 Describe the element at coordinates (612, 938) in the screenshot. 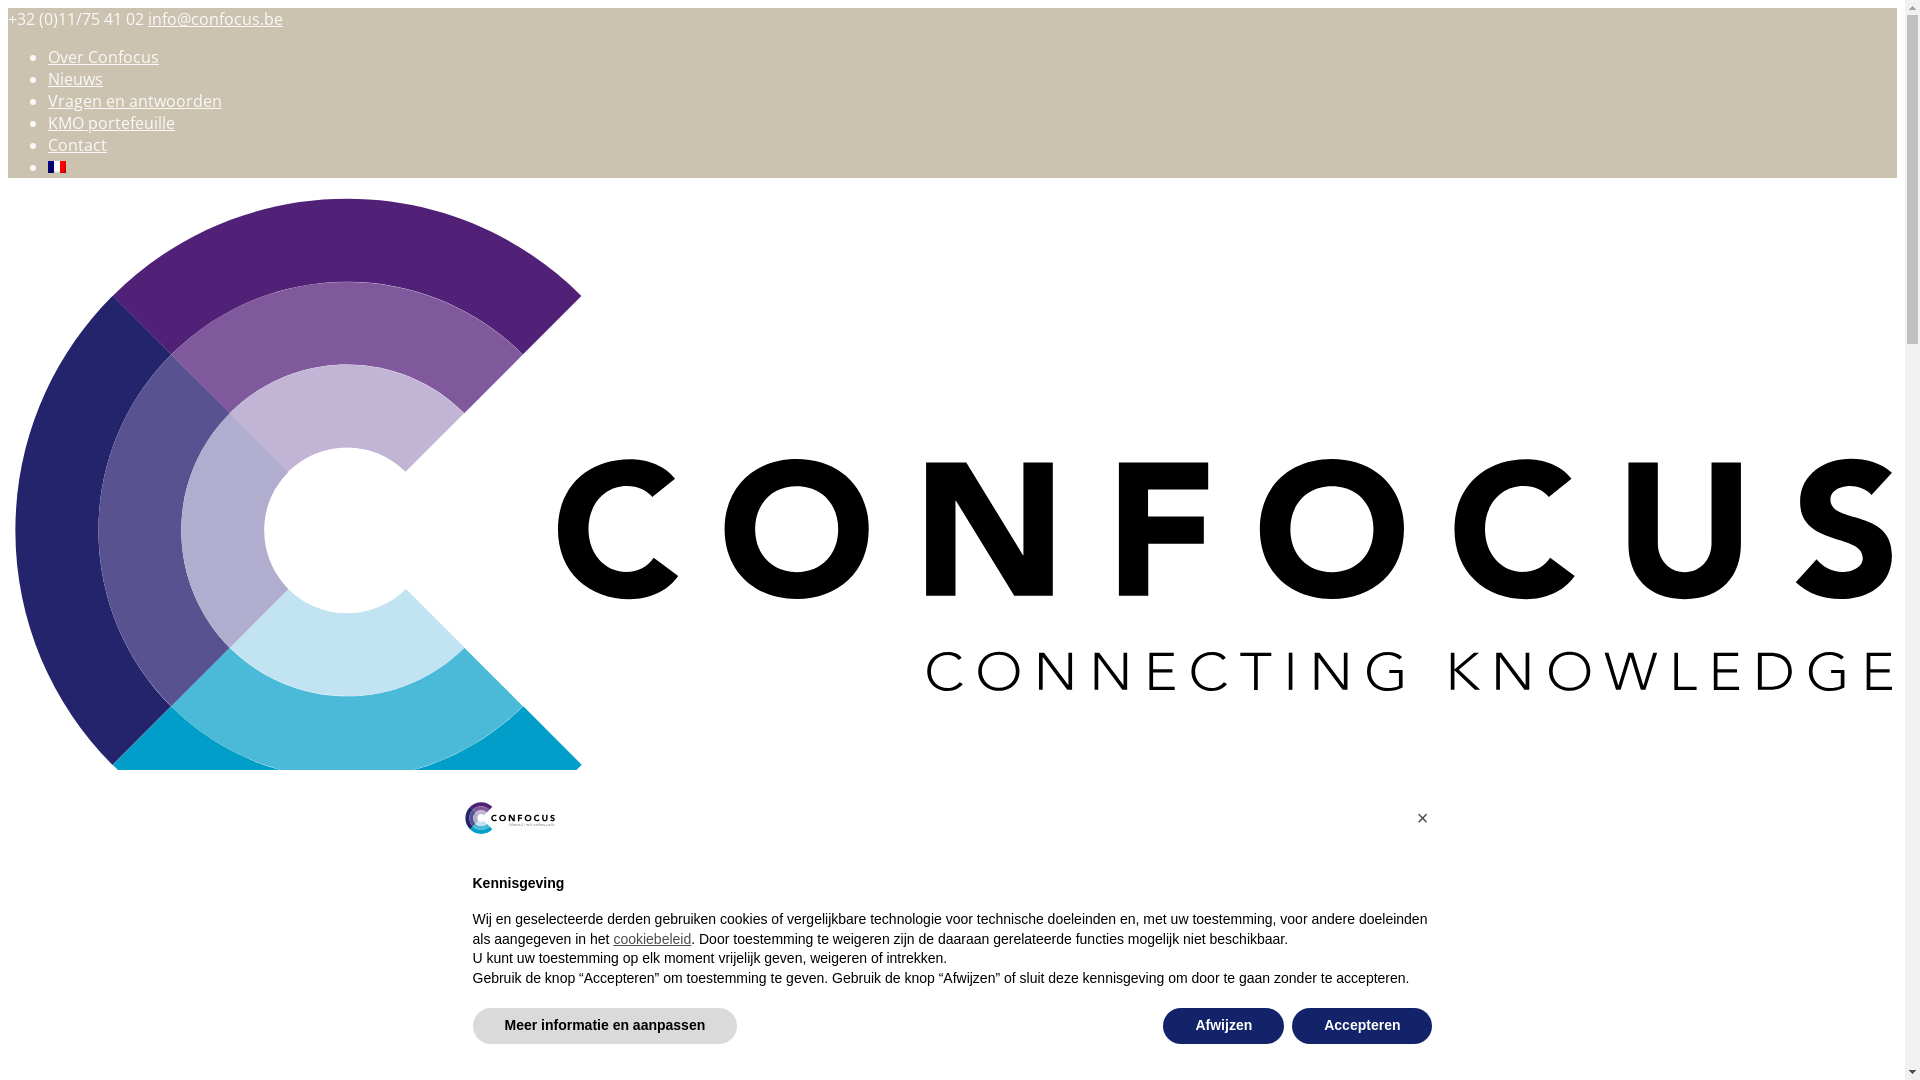

I see `'cookiebeleid'` at that location.